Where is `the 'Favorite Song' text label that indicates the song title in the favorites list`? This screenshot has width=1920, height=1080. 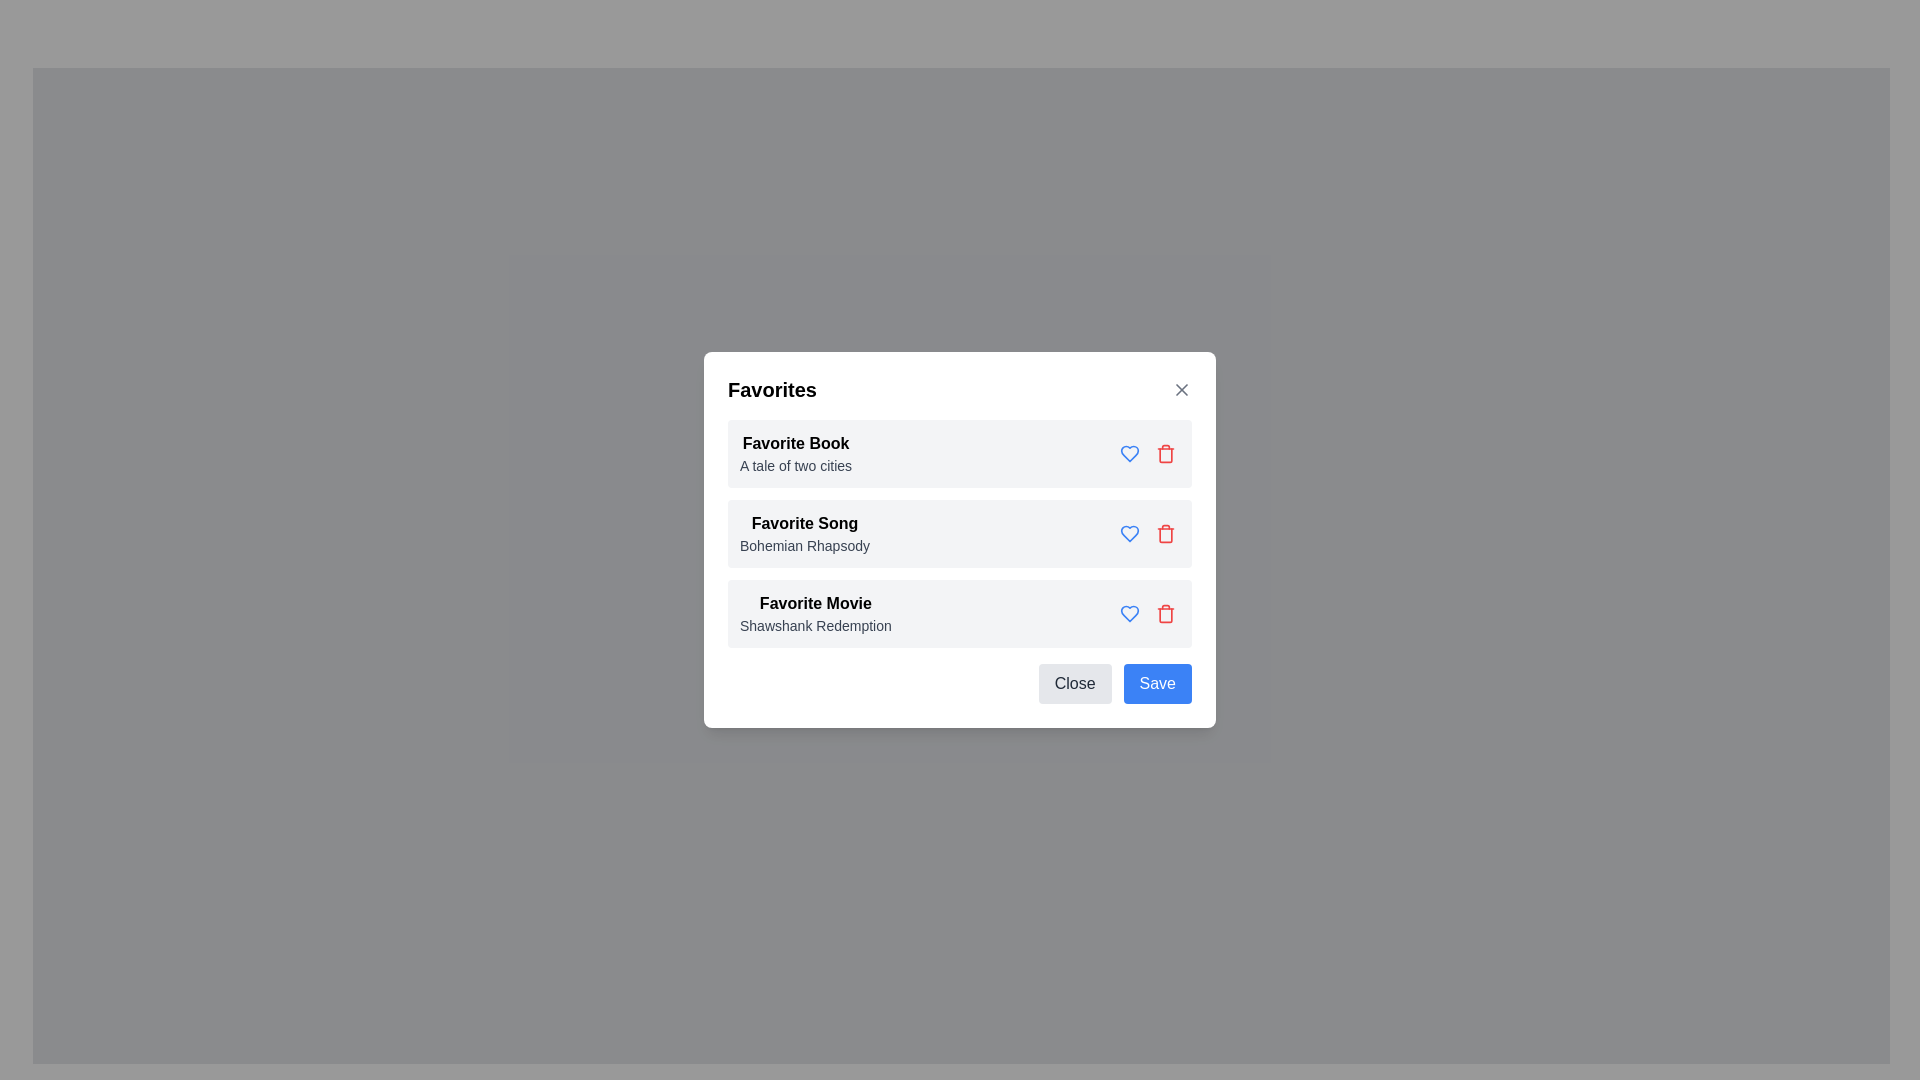
the 'Favorite Song' text label that indicates the song title in the favorites list is located at coordinates (805, 546).